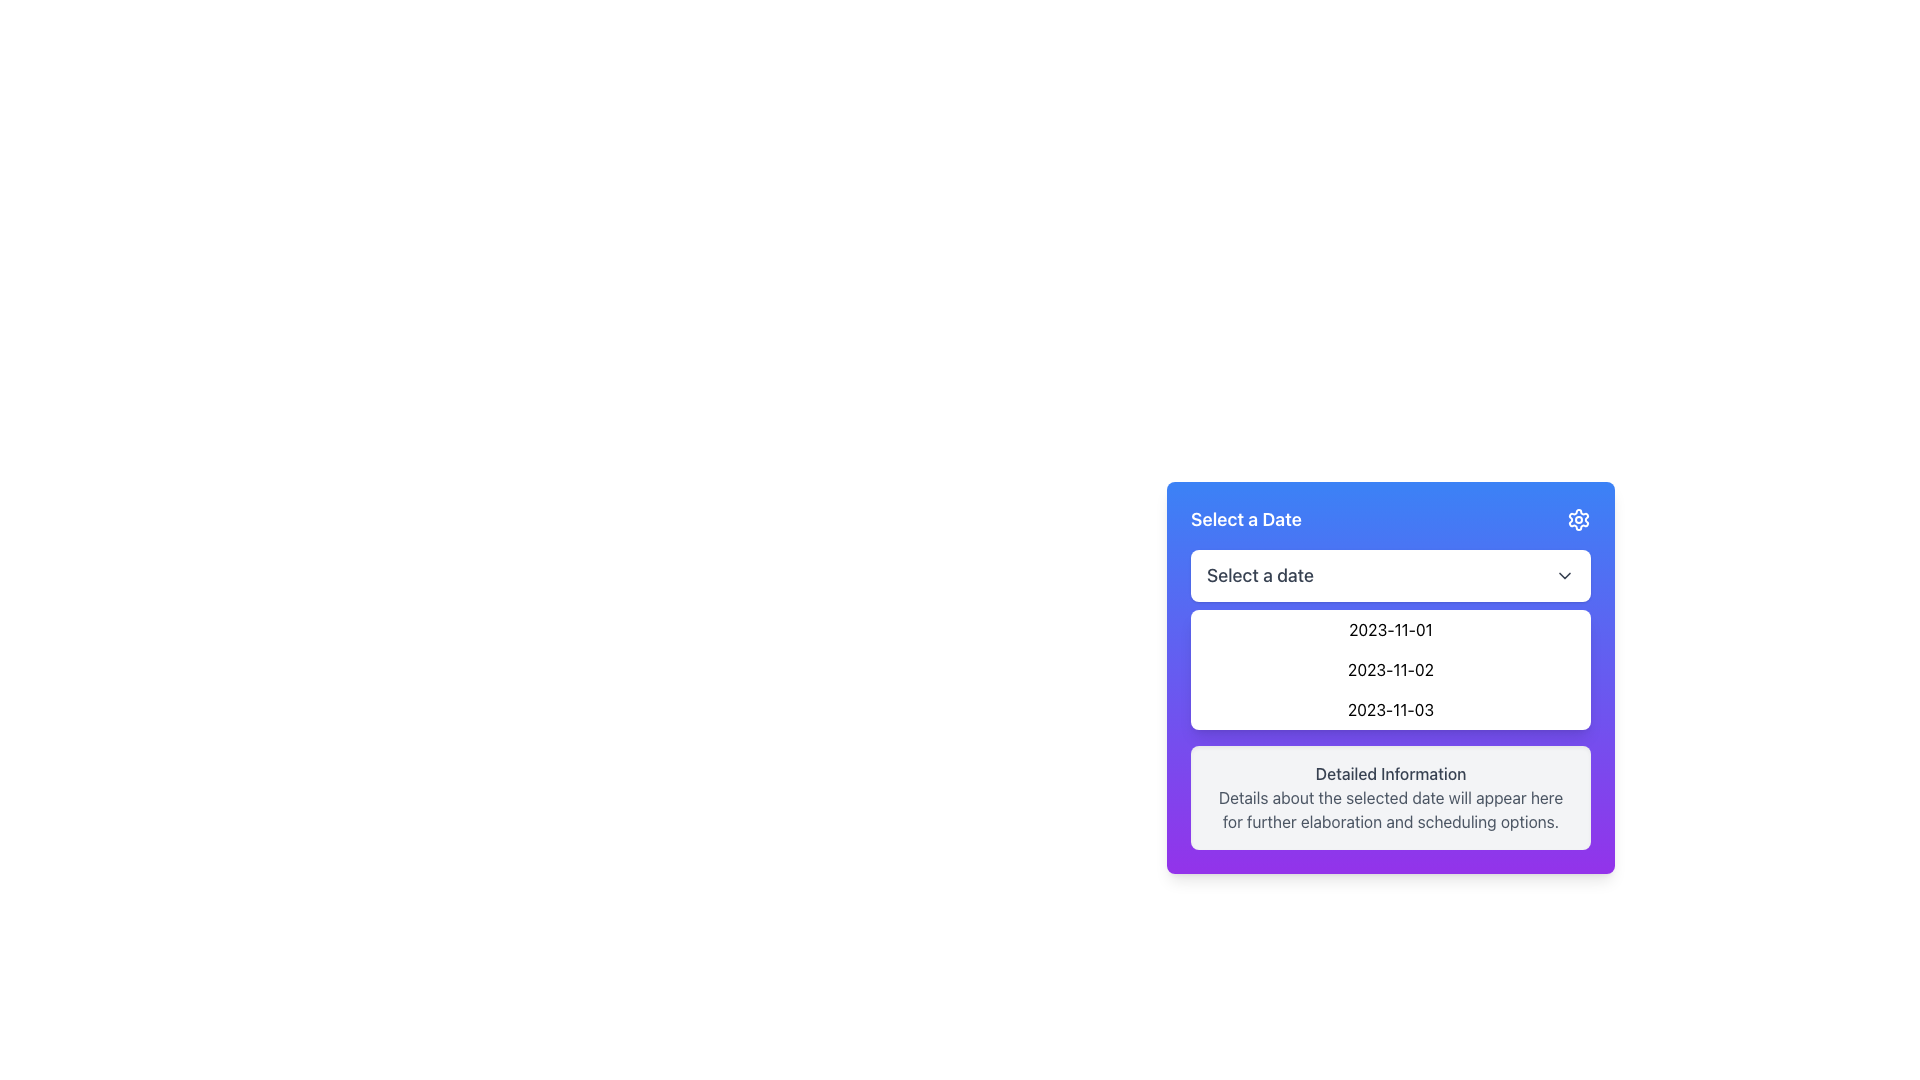  I want to click on the Dropdown Indicator Icon, which is a downward-facing arrow located at the right edge of the 'Select a date' button, so click(1563, 575).